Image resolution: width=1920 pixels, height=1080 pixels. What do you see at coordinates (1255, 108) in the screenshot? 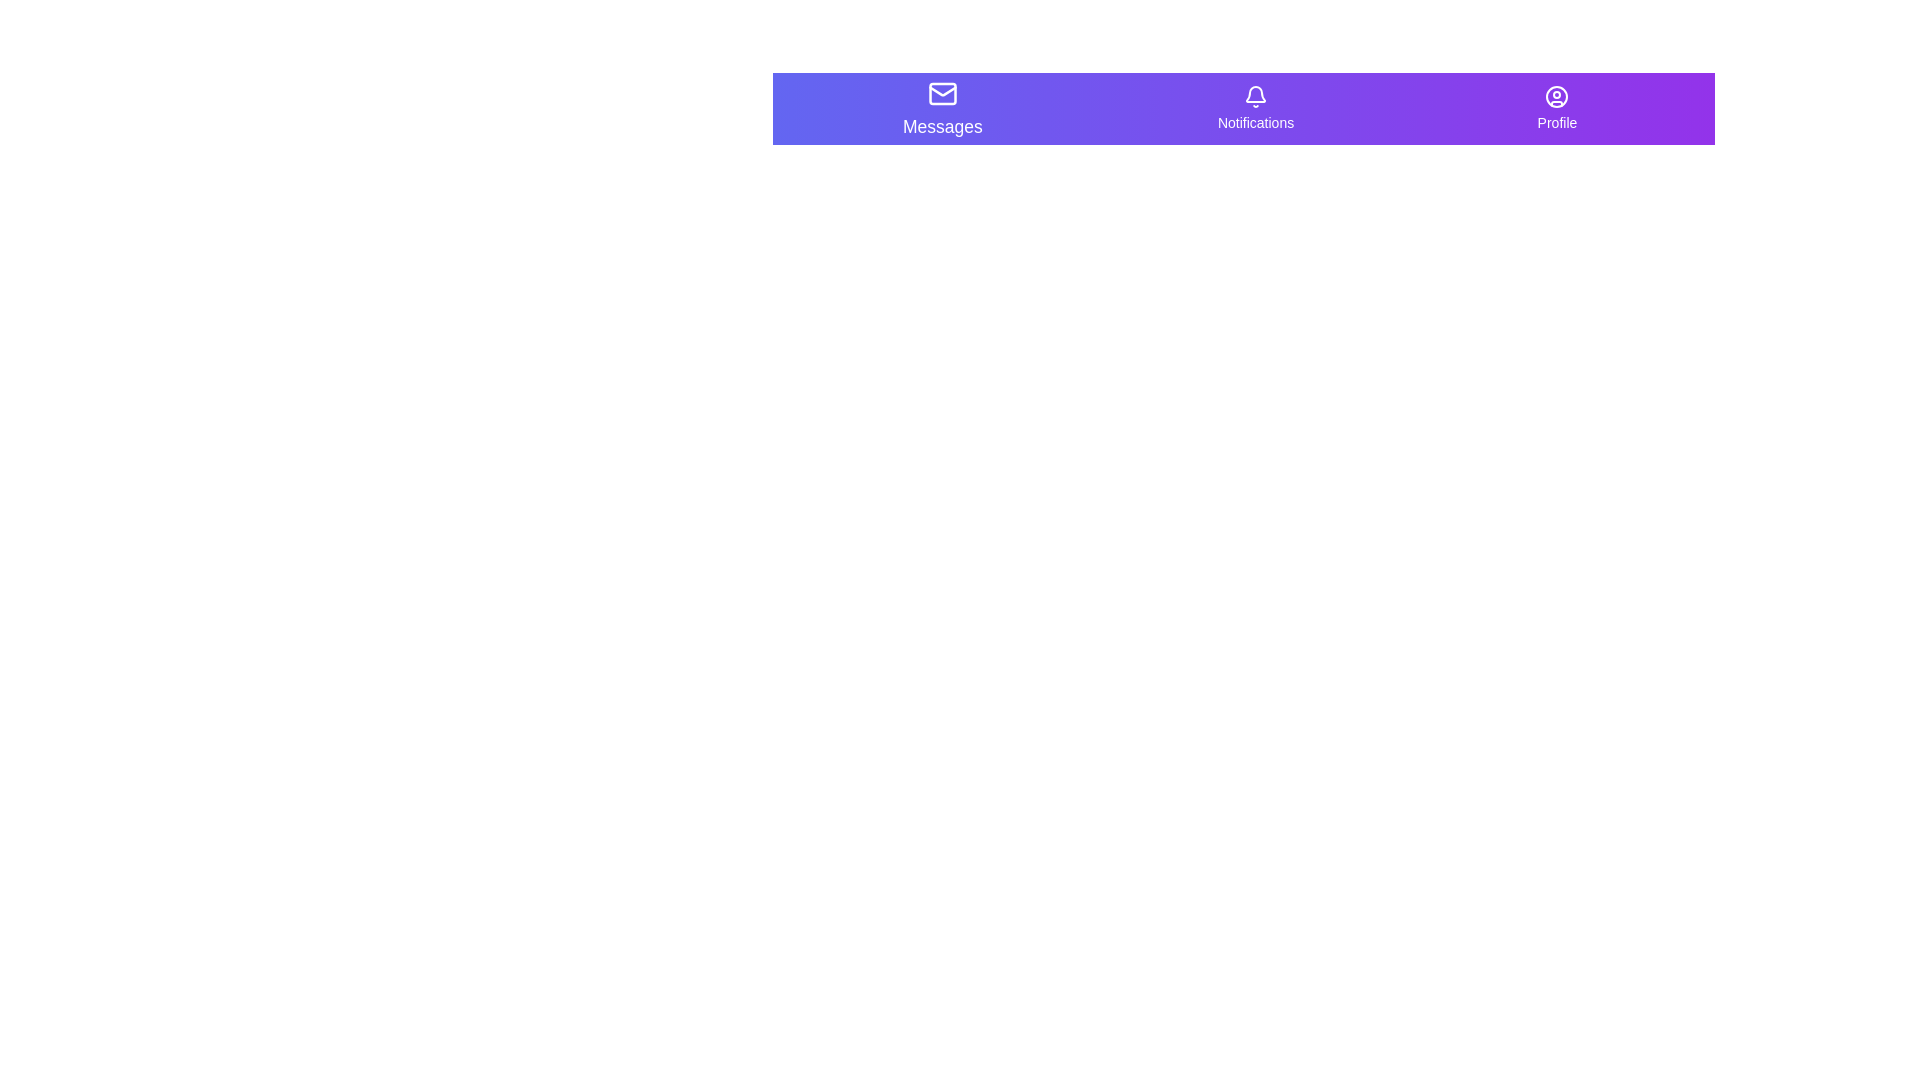
I see `the navigation item Notifications` at bounding box center [1255, 108].